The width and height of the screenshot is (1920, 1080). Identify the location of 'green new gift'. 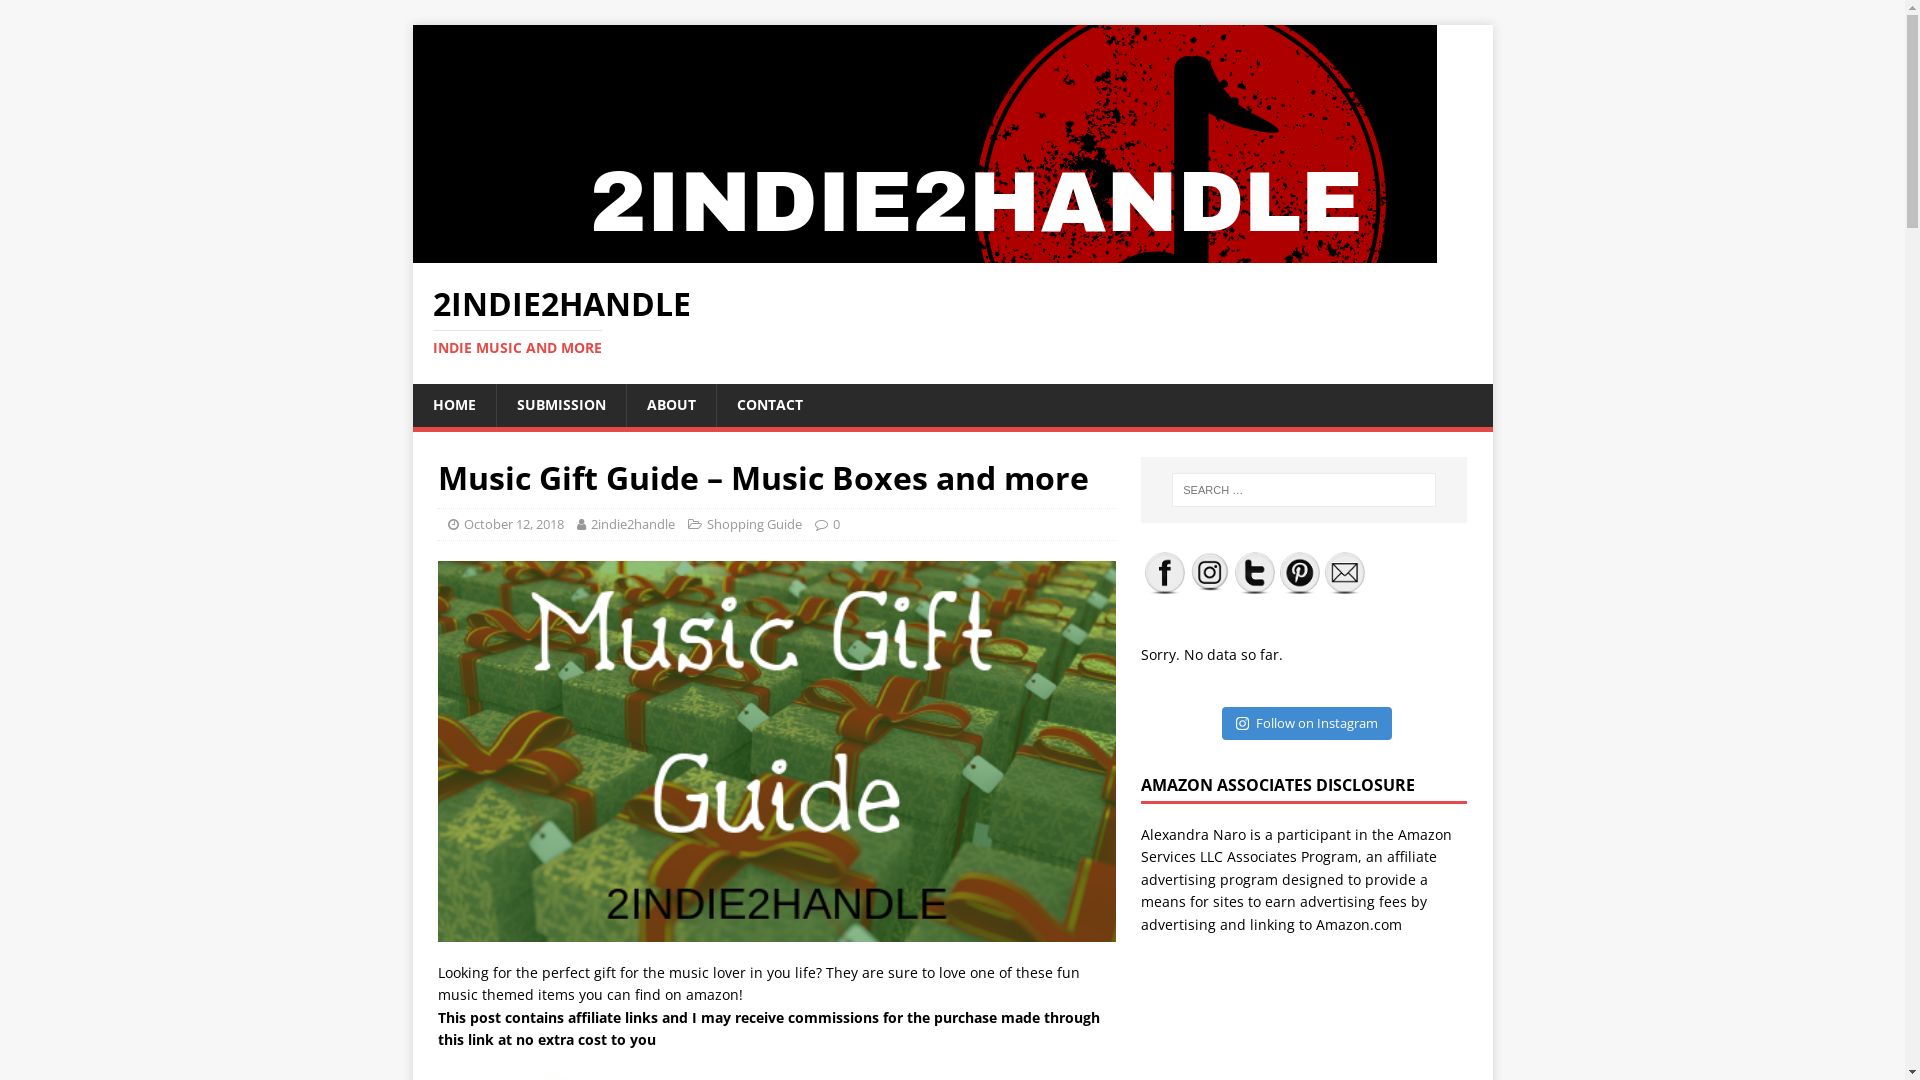
(436, 751).